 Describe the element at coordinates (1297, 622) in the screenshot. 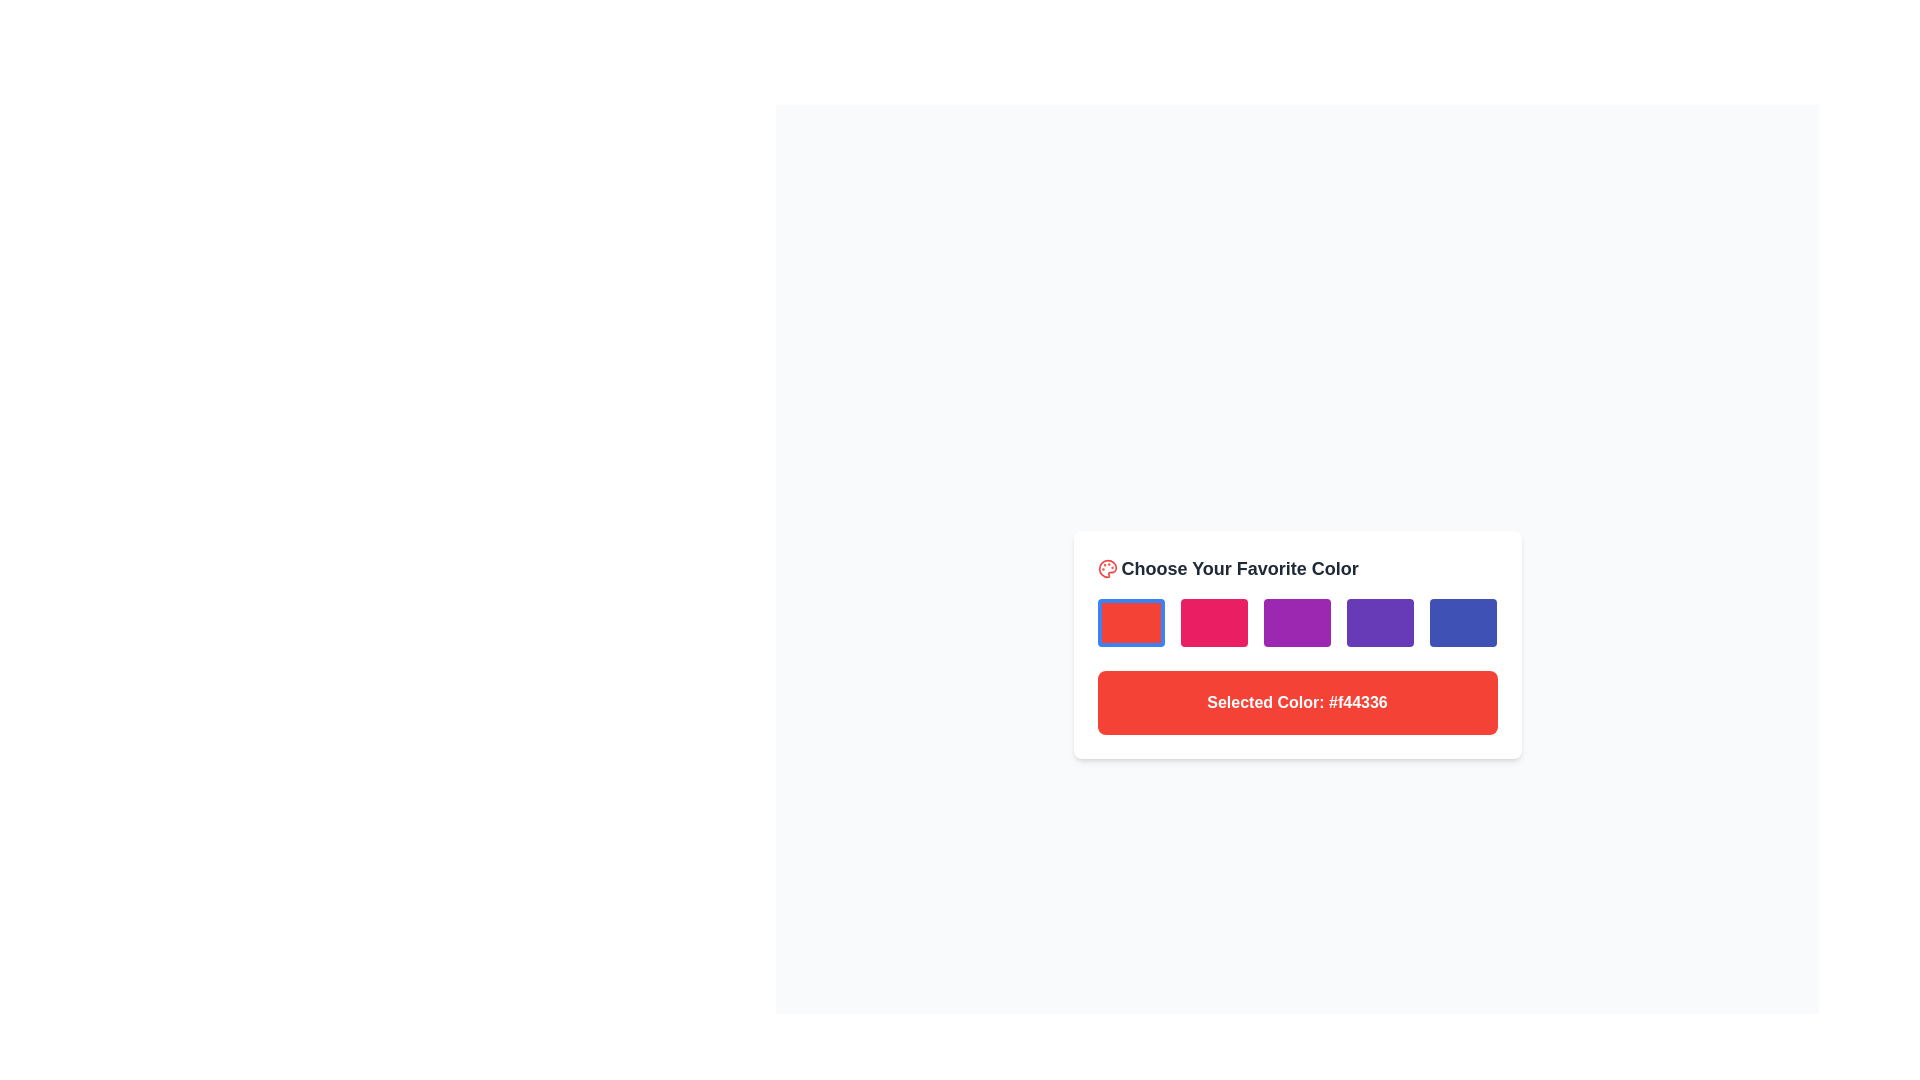

I see `the third button in a row of five color selection buttons with a purple background` at that location.